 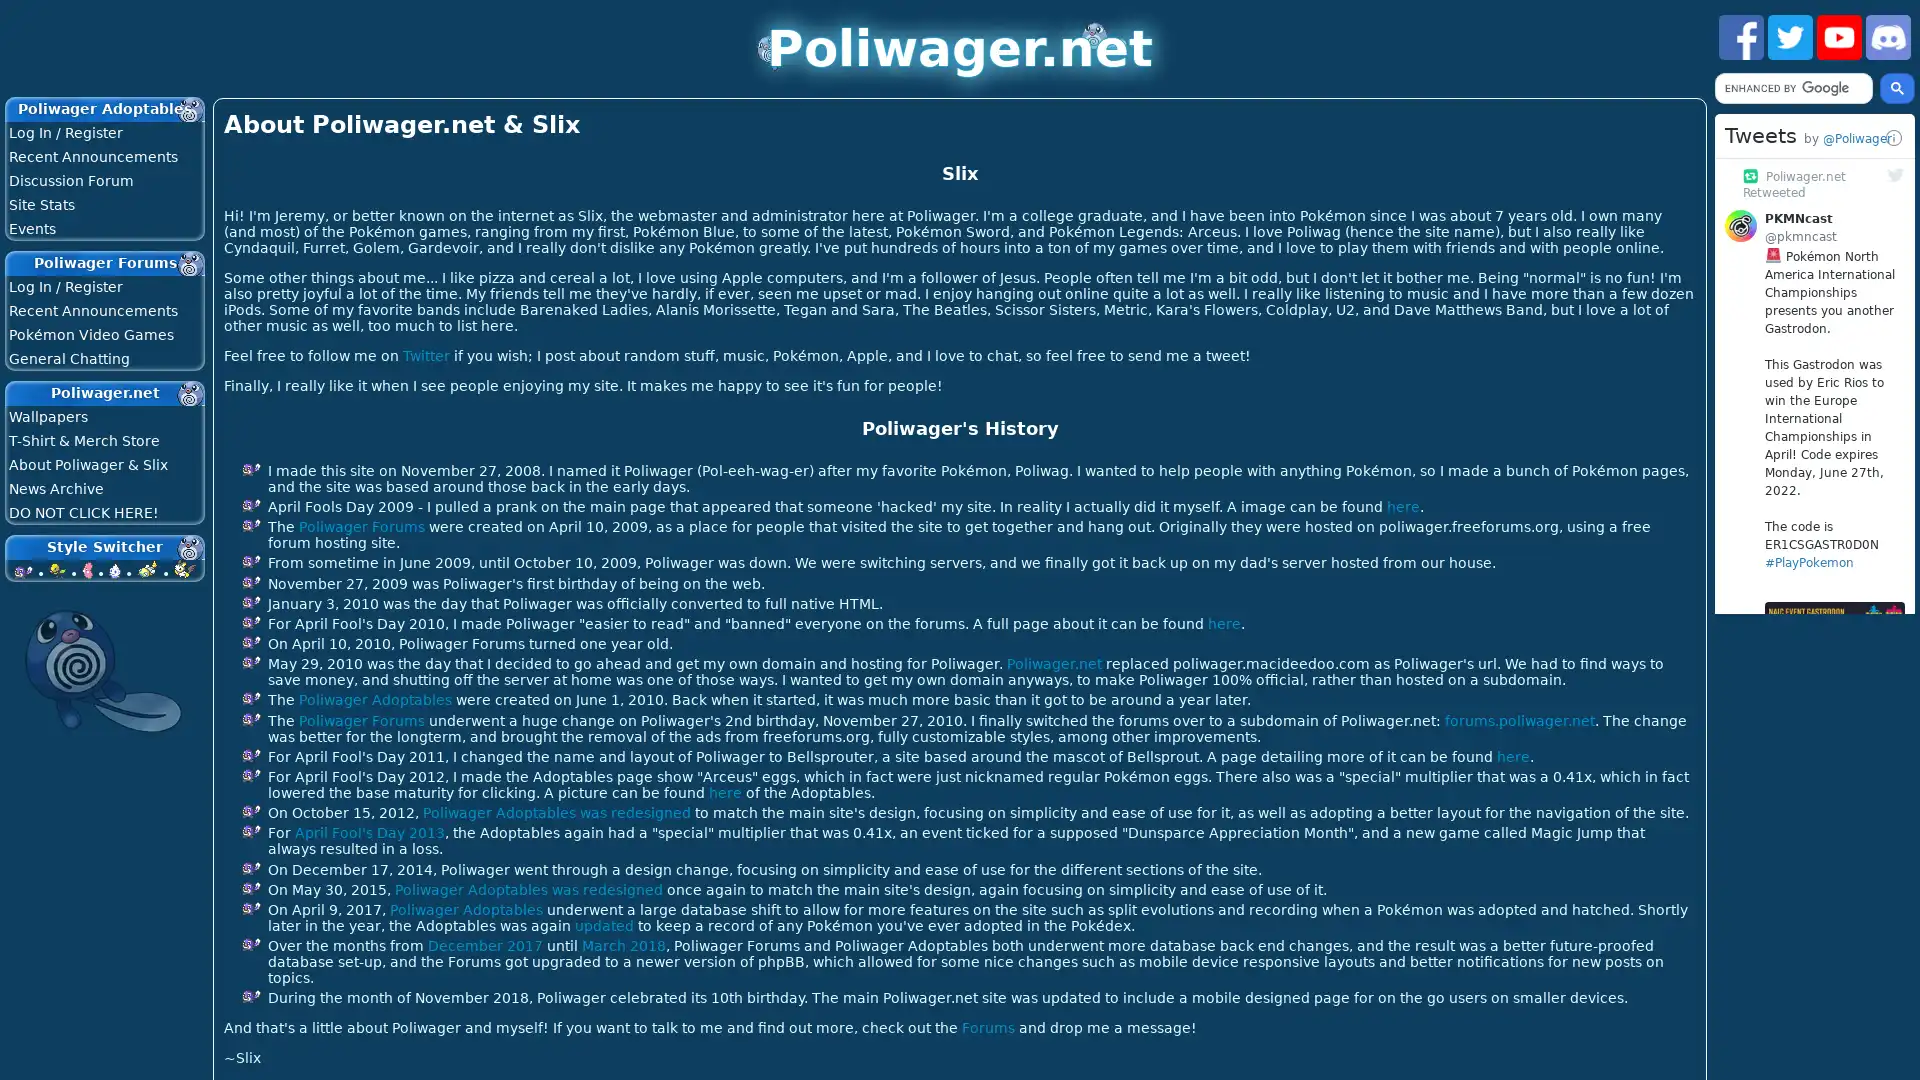 I want to click on search, so click(x=1896, y=87).